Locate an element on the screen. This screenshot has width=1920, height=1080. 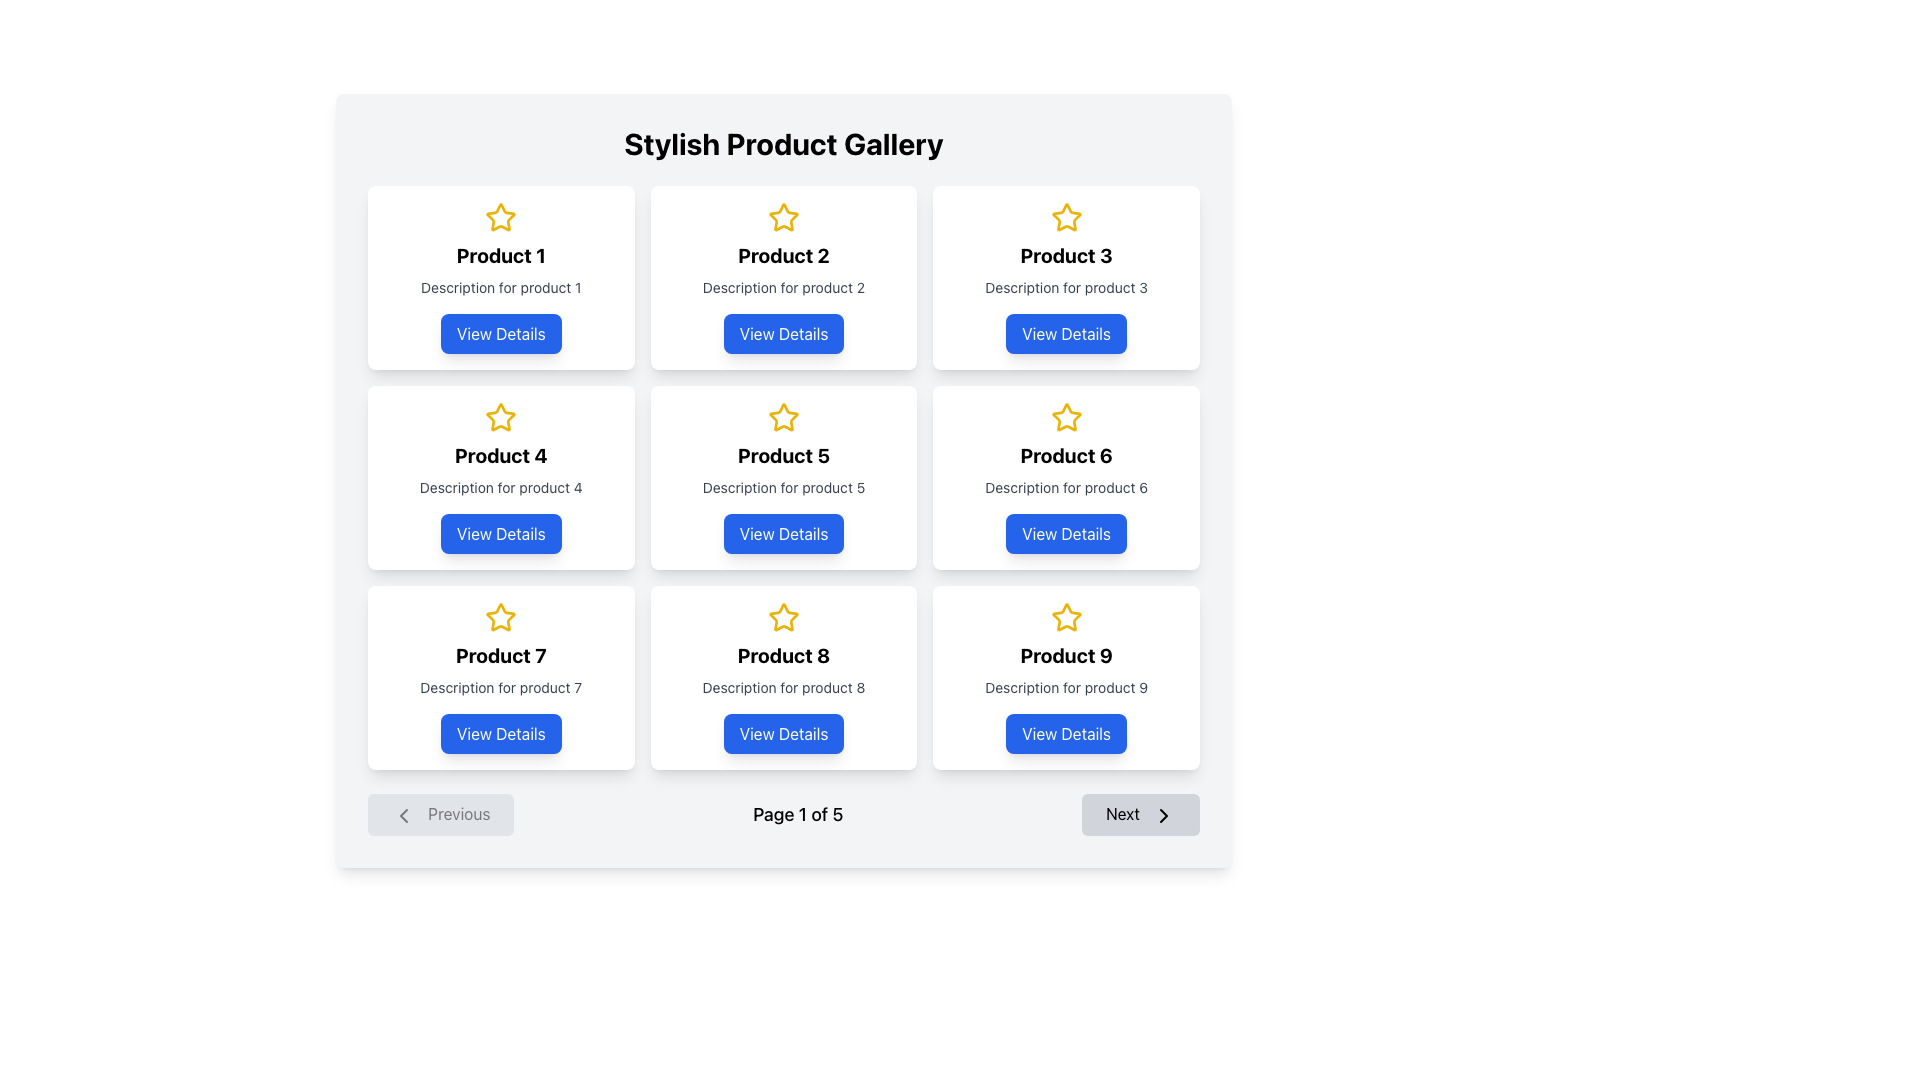
the static informational text providing a brief description of 'Product 6', located in the center column of the product gallery, third item in the second row is located at coordinates (1065, 488).